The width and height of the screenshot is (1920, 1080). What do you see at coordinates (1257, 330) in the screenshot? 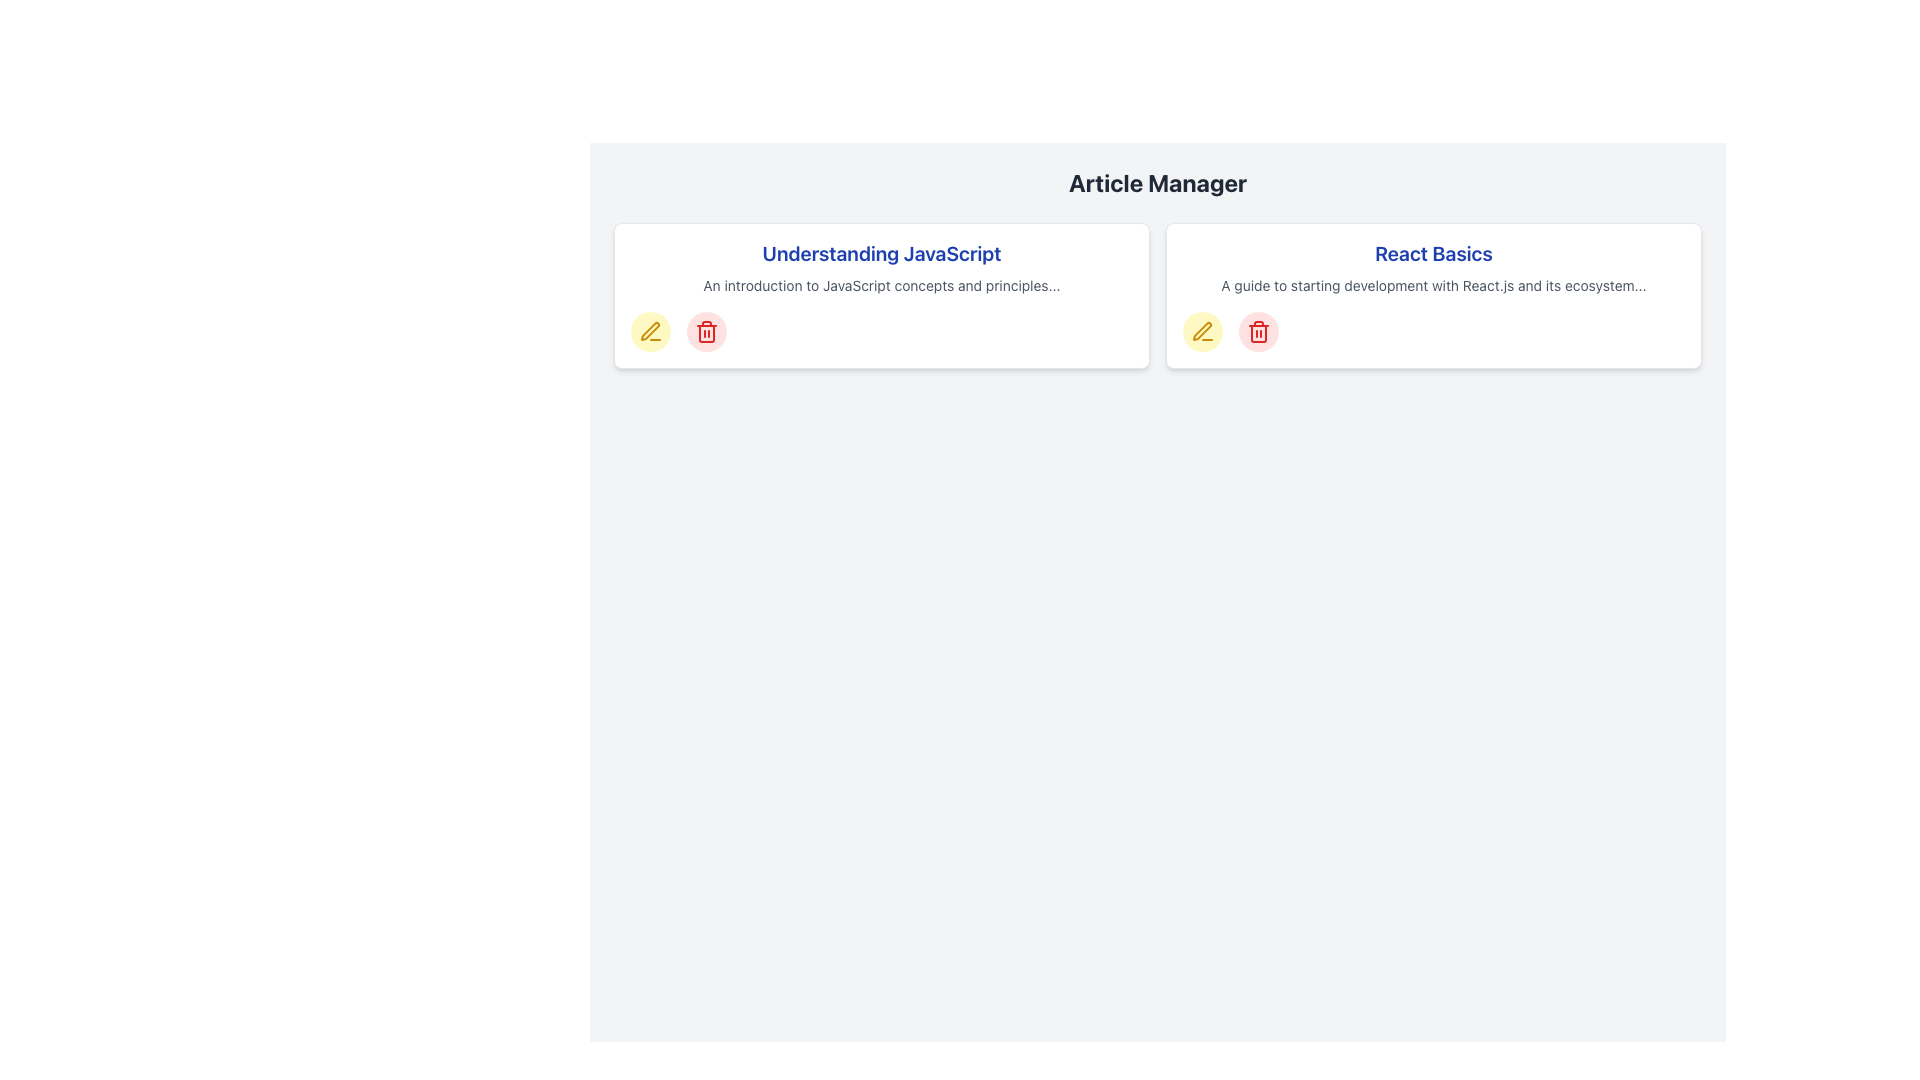
I see `the delete button located in the second article card` at bounding box center [1257, 330].